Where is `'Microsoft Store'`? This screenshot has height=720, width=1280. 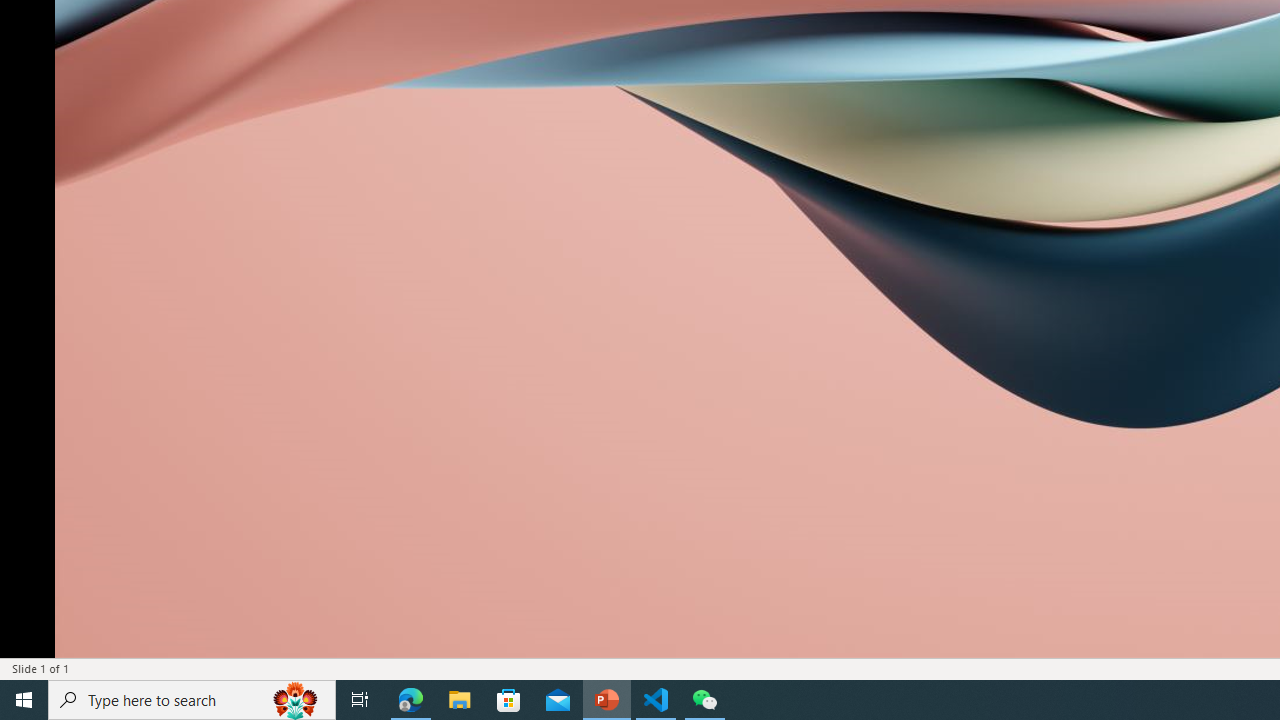 'Microsoft Store' is located at coordinates (509, 698).